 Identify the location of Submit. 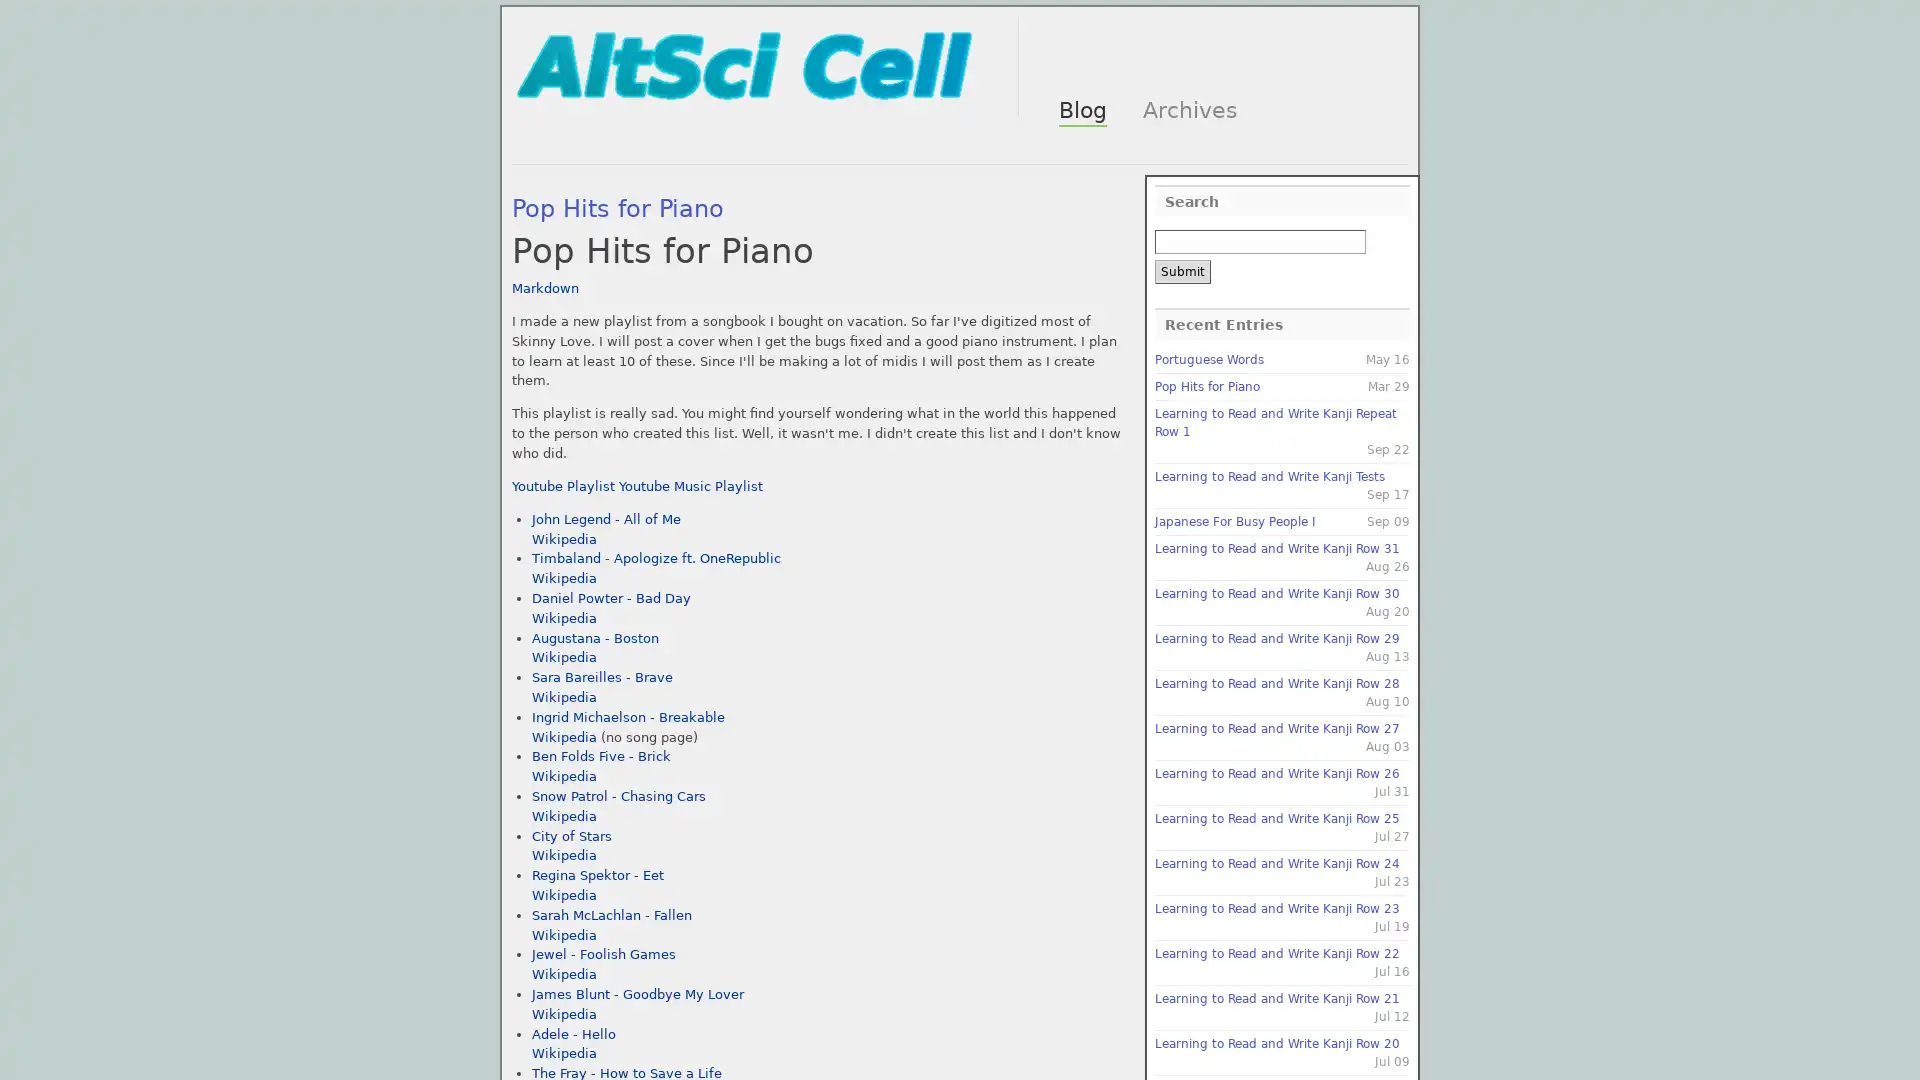
(1182, 272).